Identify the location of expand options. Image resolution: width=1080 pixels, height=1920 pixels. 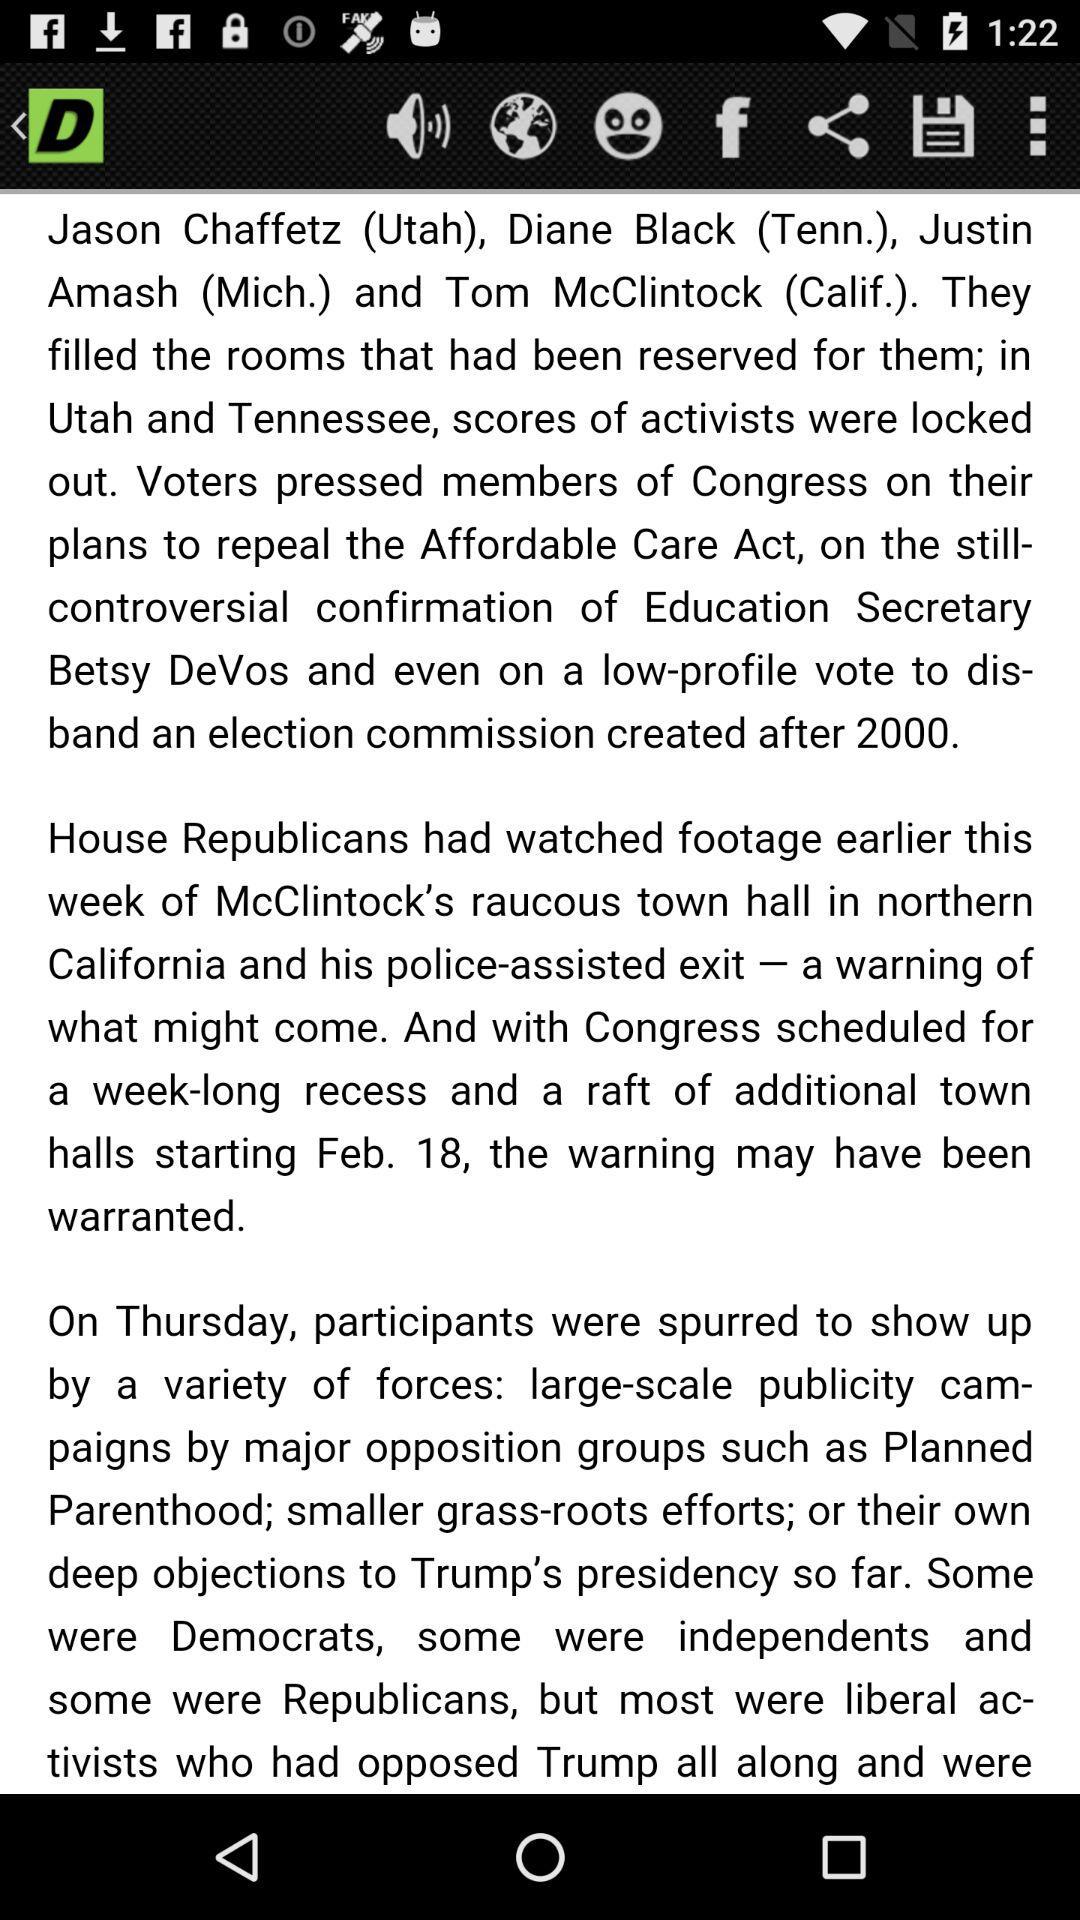
(1036, 124).